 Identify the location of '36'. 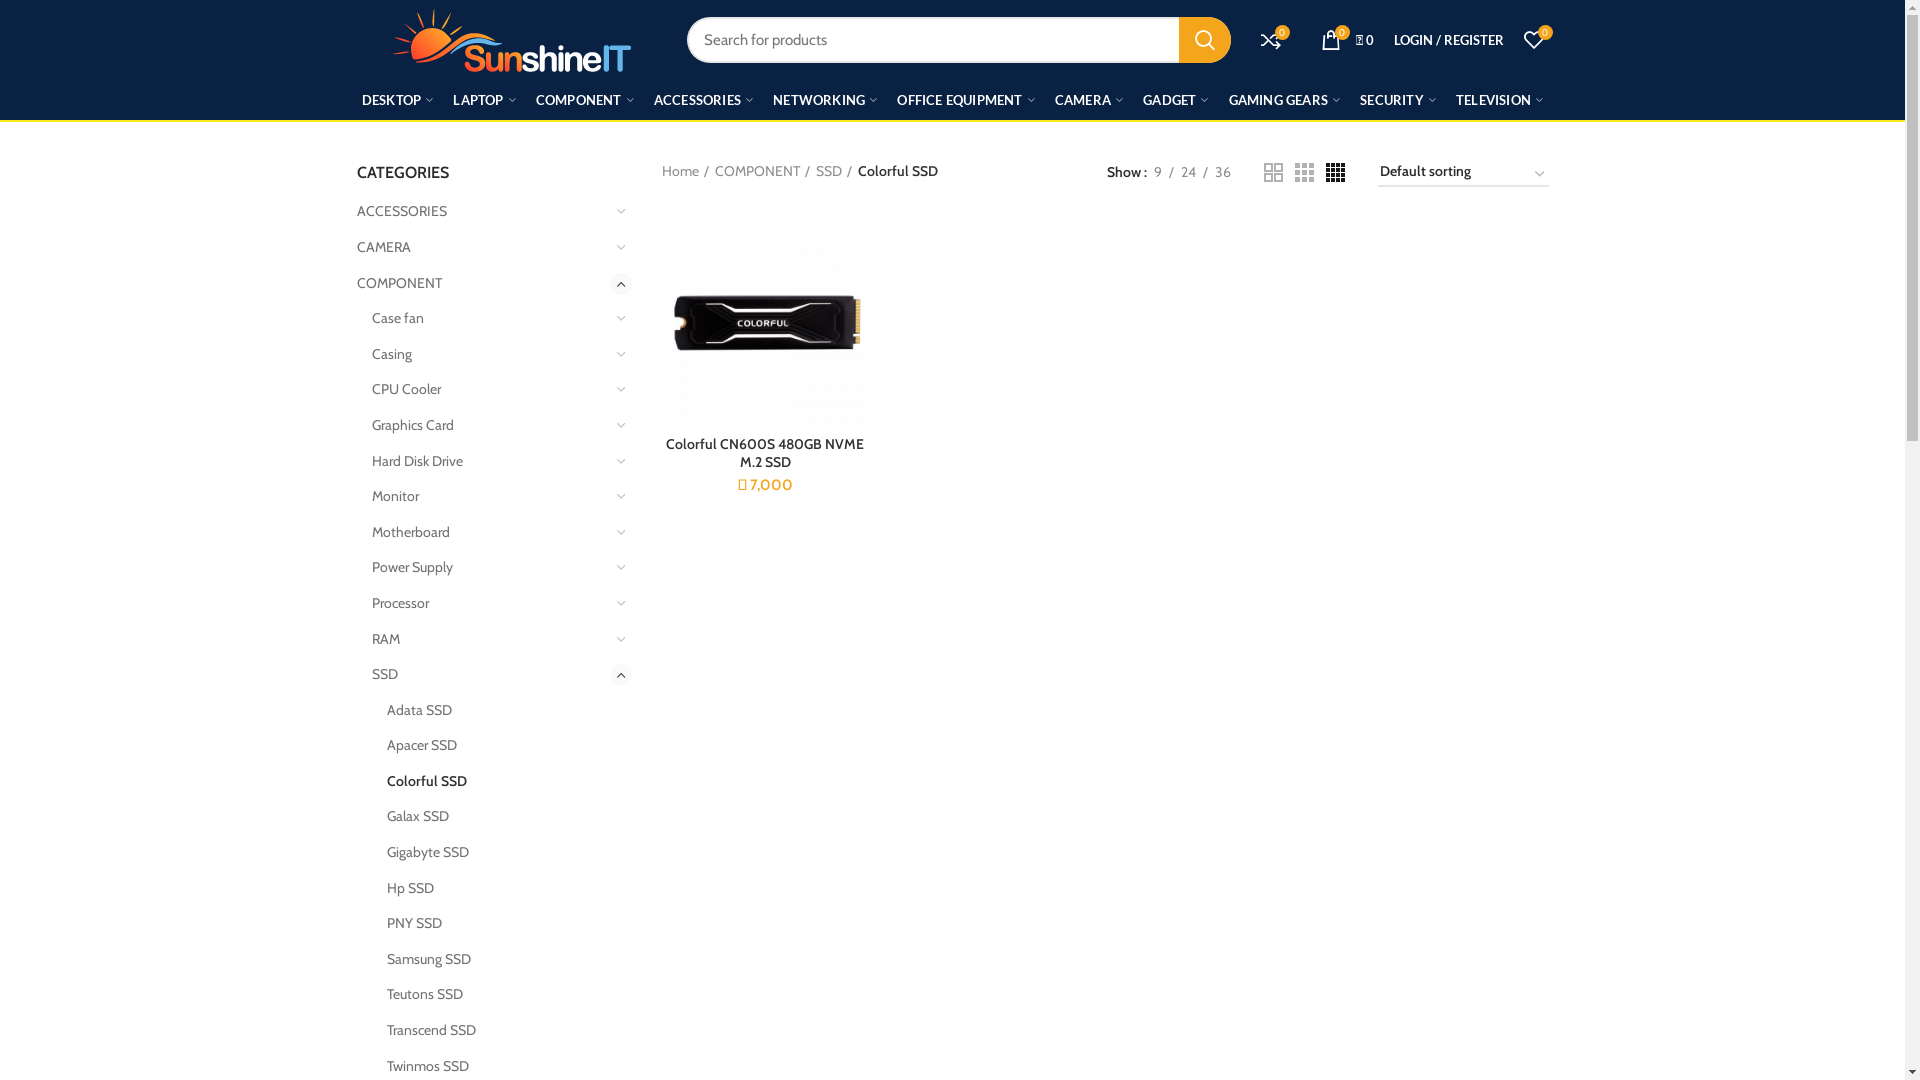
(1222, 171).